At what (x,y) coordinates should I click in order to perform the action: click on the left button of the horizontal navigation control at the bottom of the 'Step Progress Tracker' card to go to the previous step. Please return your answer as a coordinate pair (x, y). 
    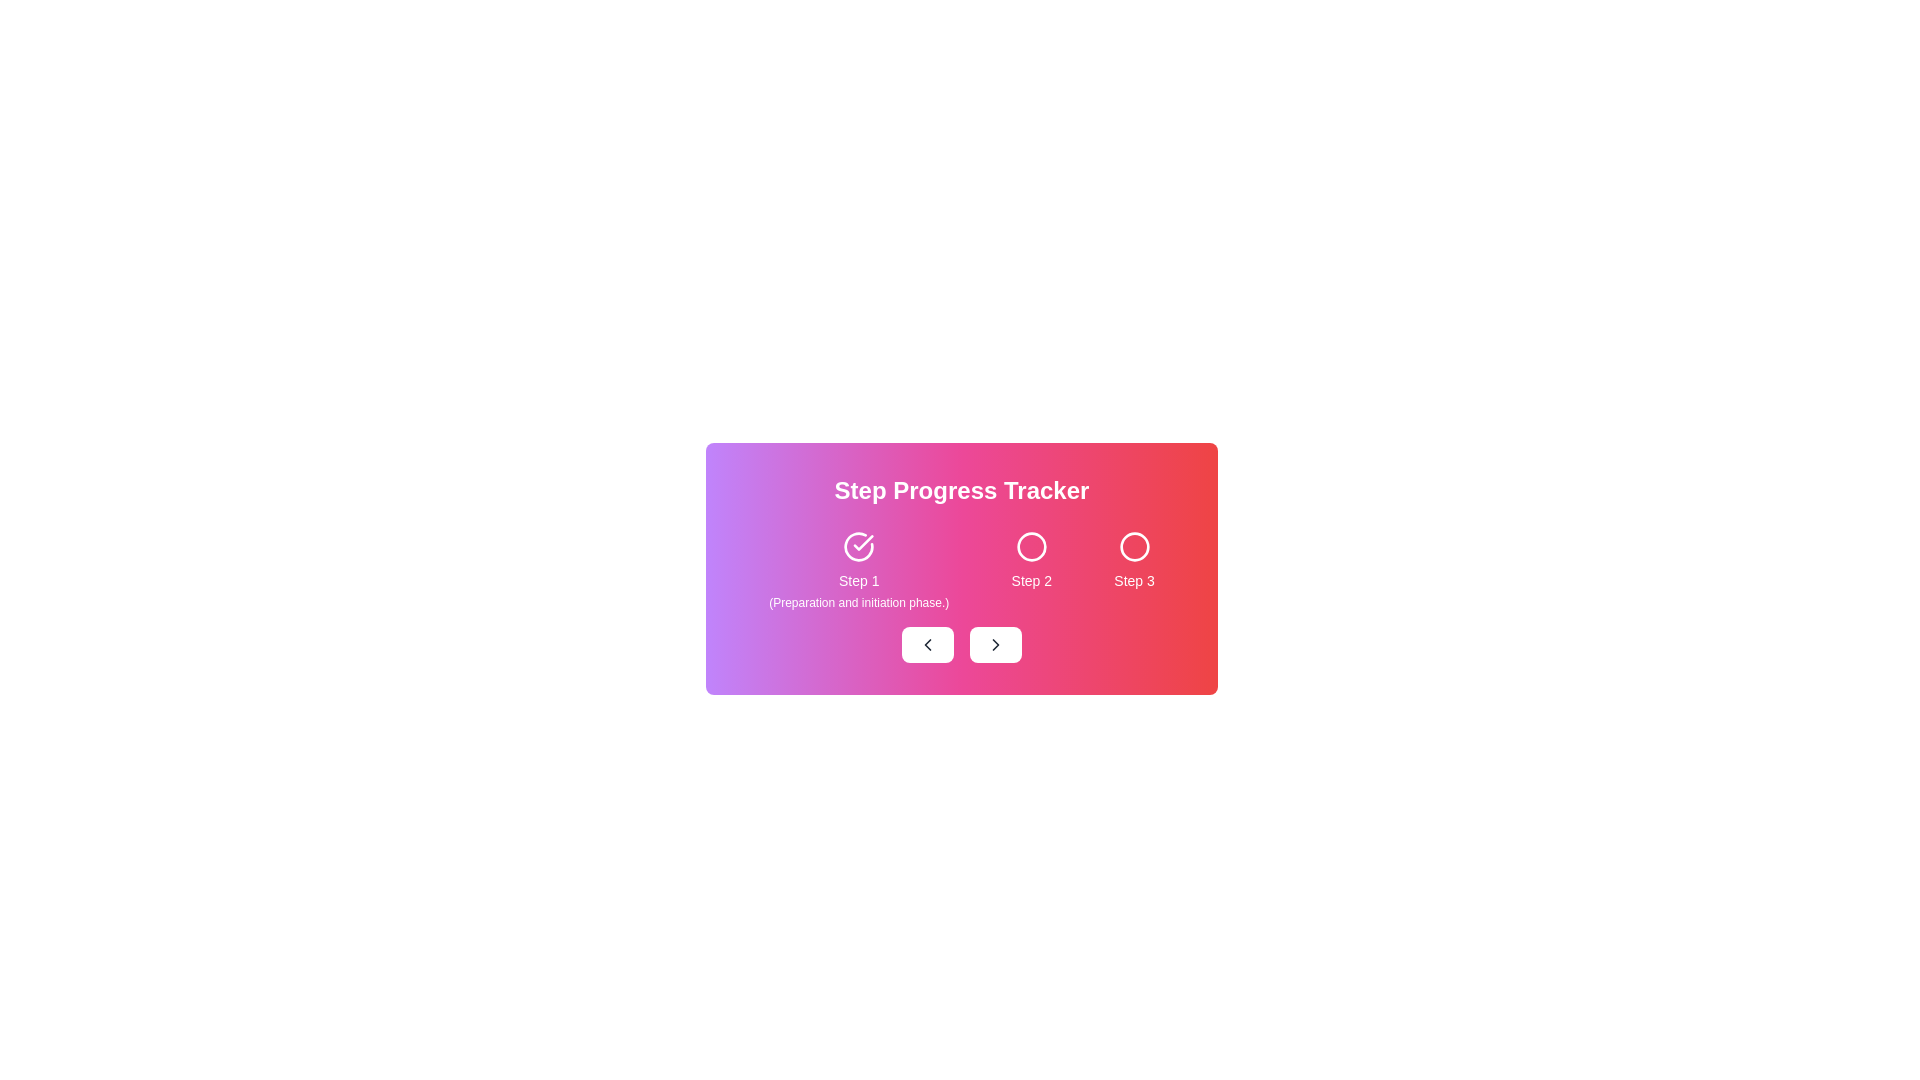
    Looking at the image, I should click on (961, 644).